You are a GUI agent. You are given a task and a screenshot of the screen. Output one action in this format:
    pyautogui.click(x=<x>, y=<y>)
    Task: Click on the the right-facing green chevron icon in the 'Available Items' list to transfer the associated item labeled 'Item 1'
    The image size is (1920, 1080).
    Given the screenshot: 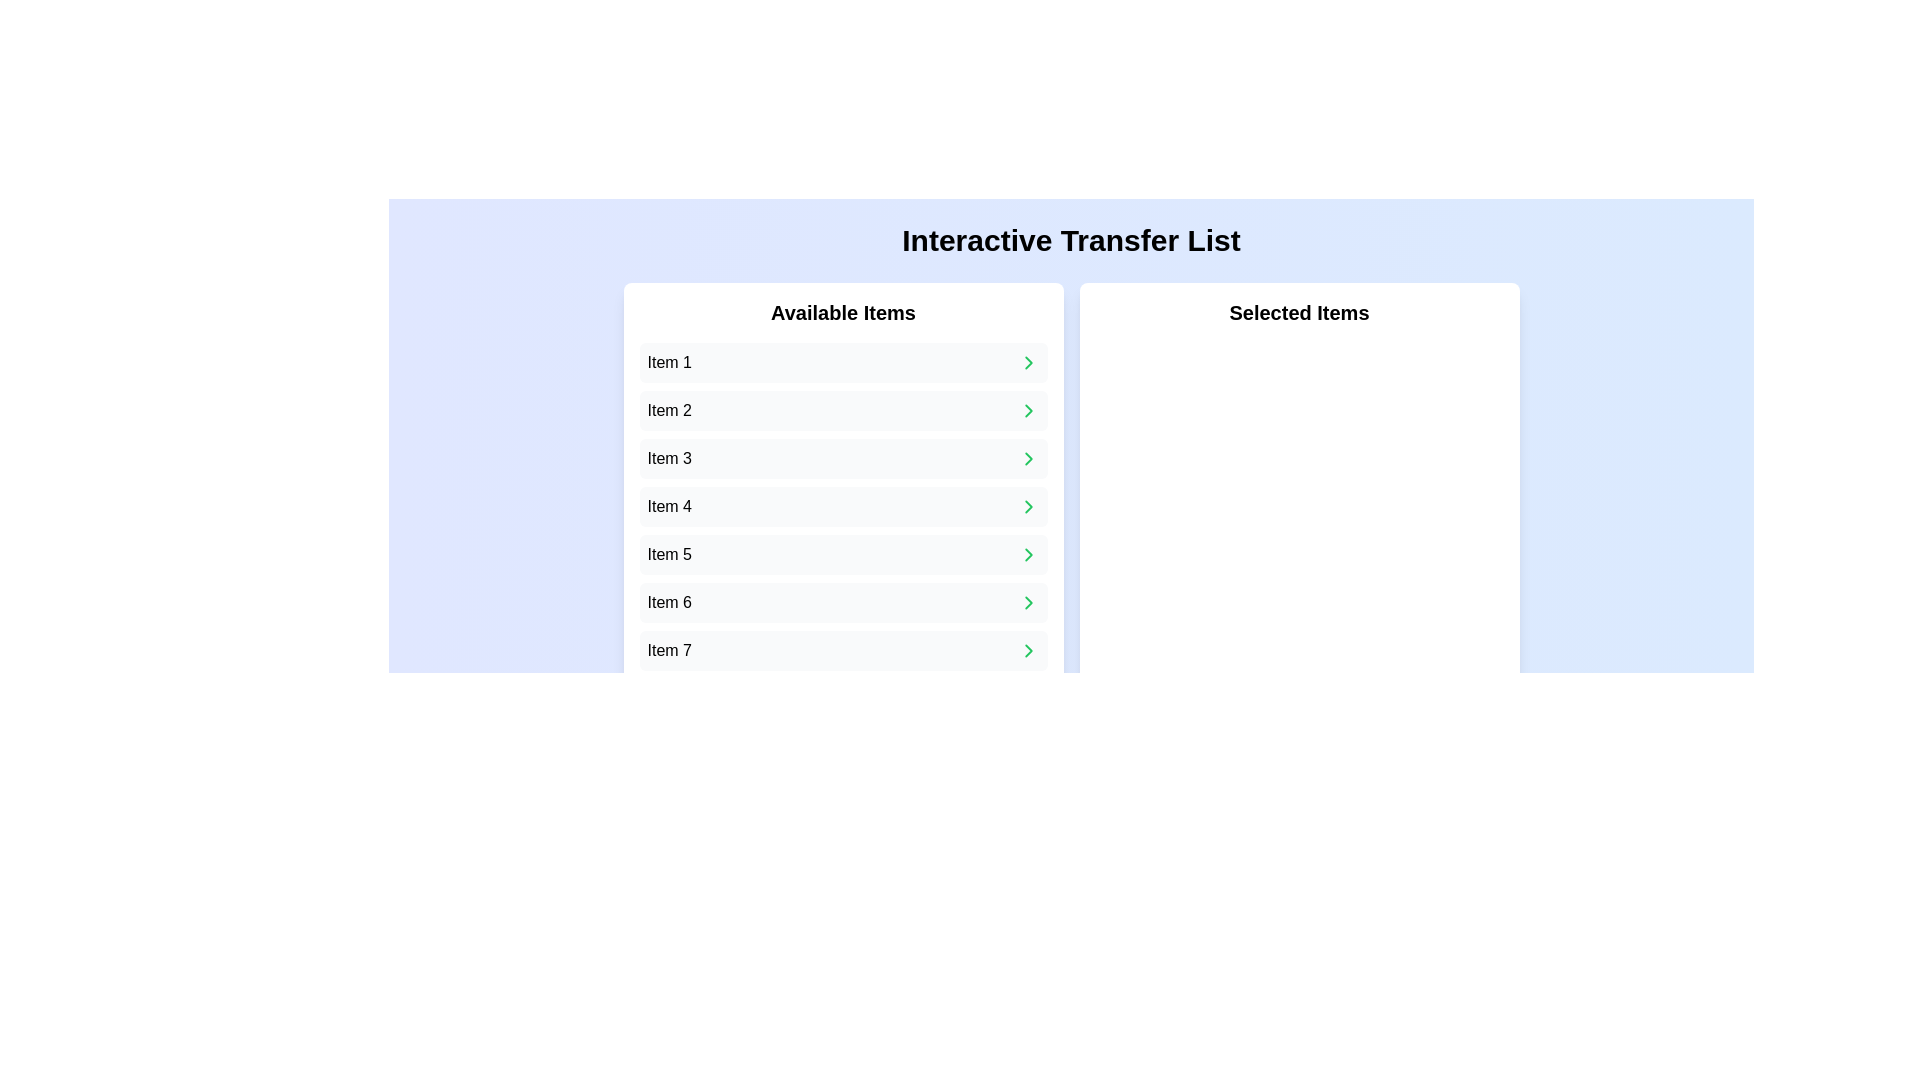 What is the action you would take?
    pyautogui.click(x=1028, y=362)
    